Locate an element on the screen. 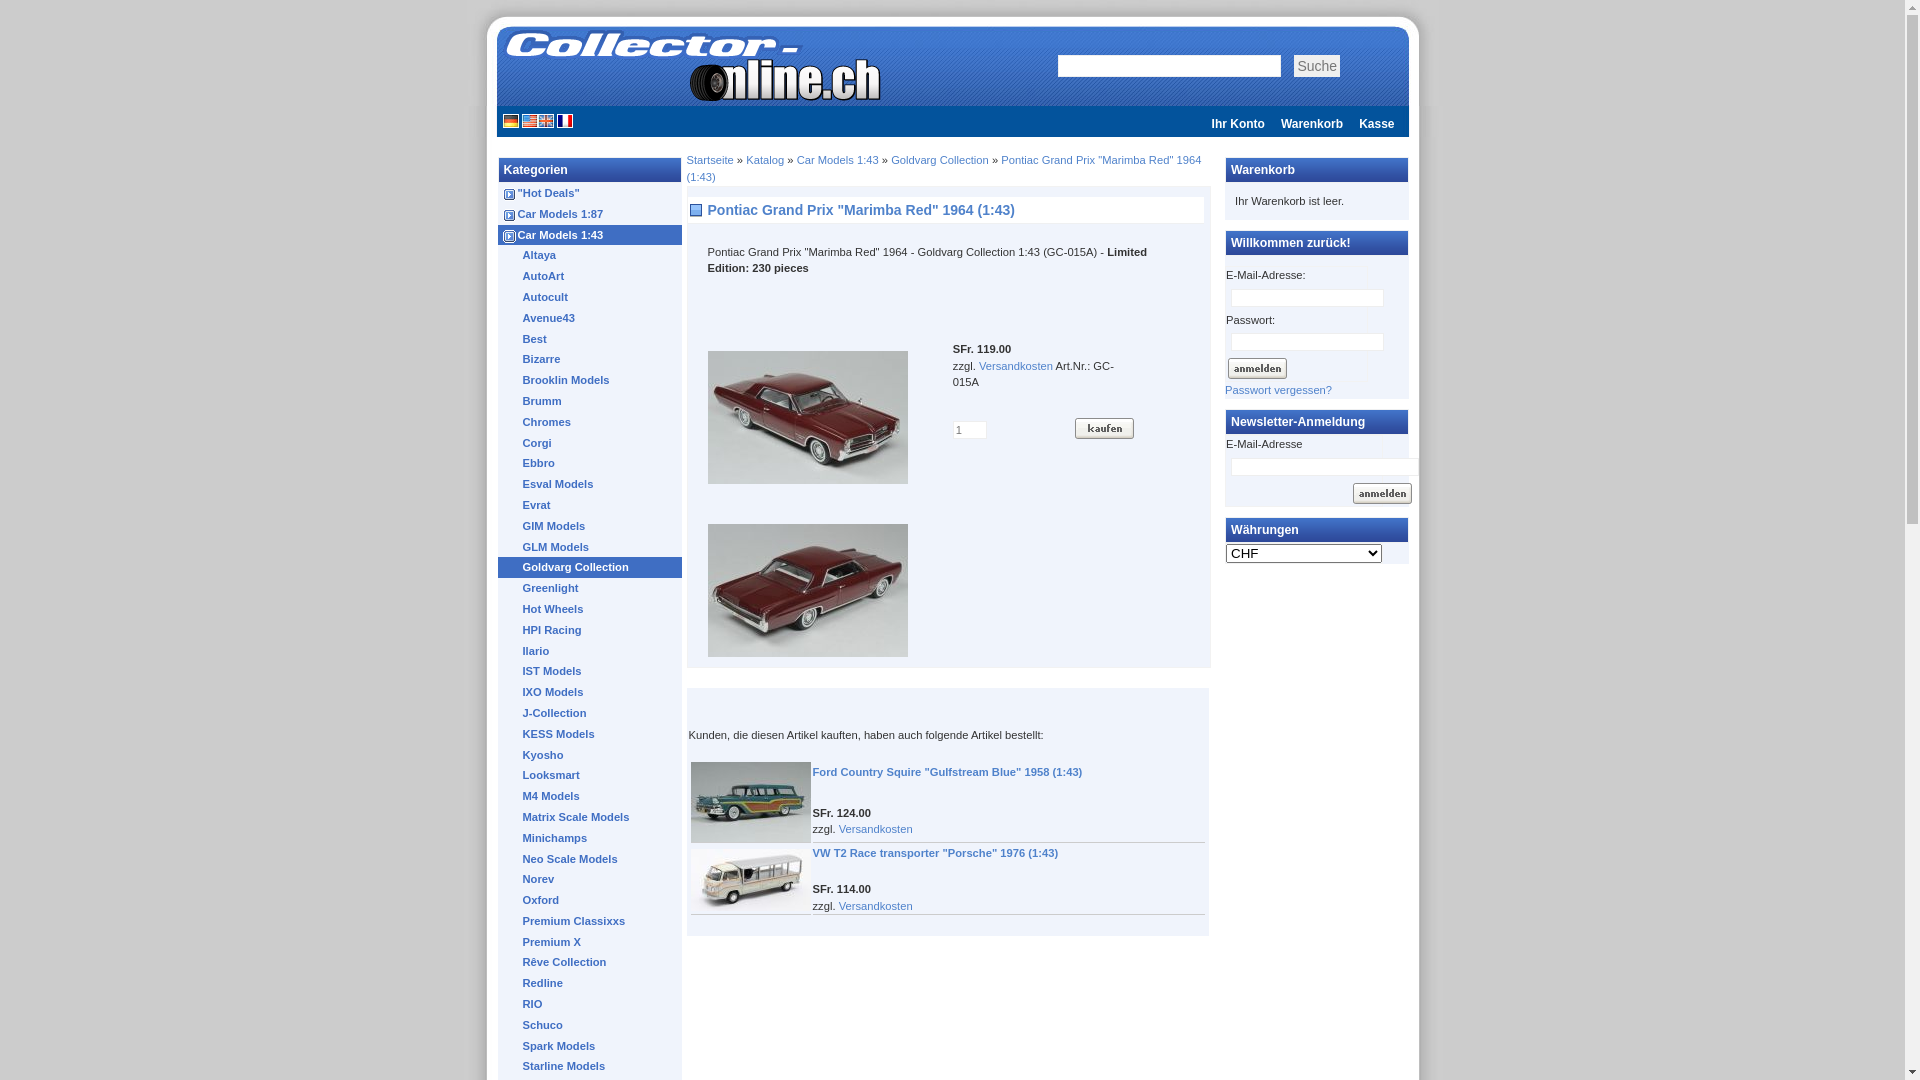  'Best' is located at coordinates (592, 338).